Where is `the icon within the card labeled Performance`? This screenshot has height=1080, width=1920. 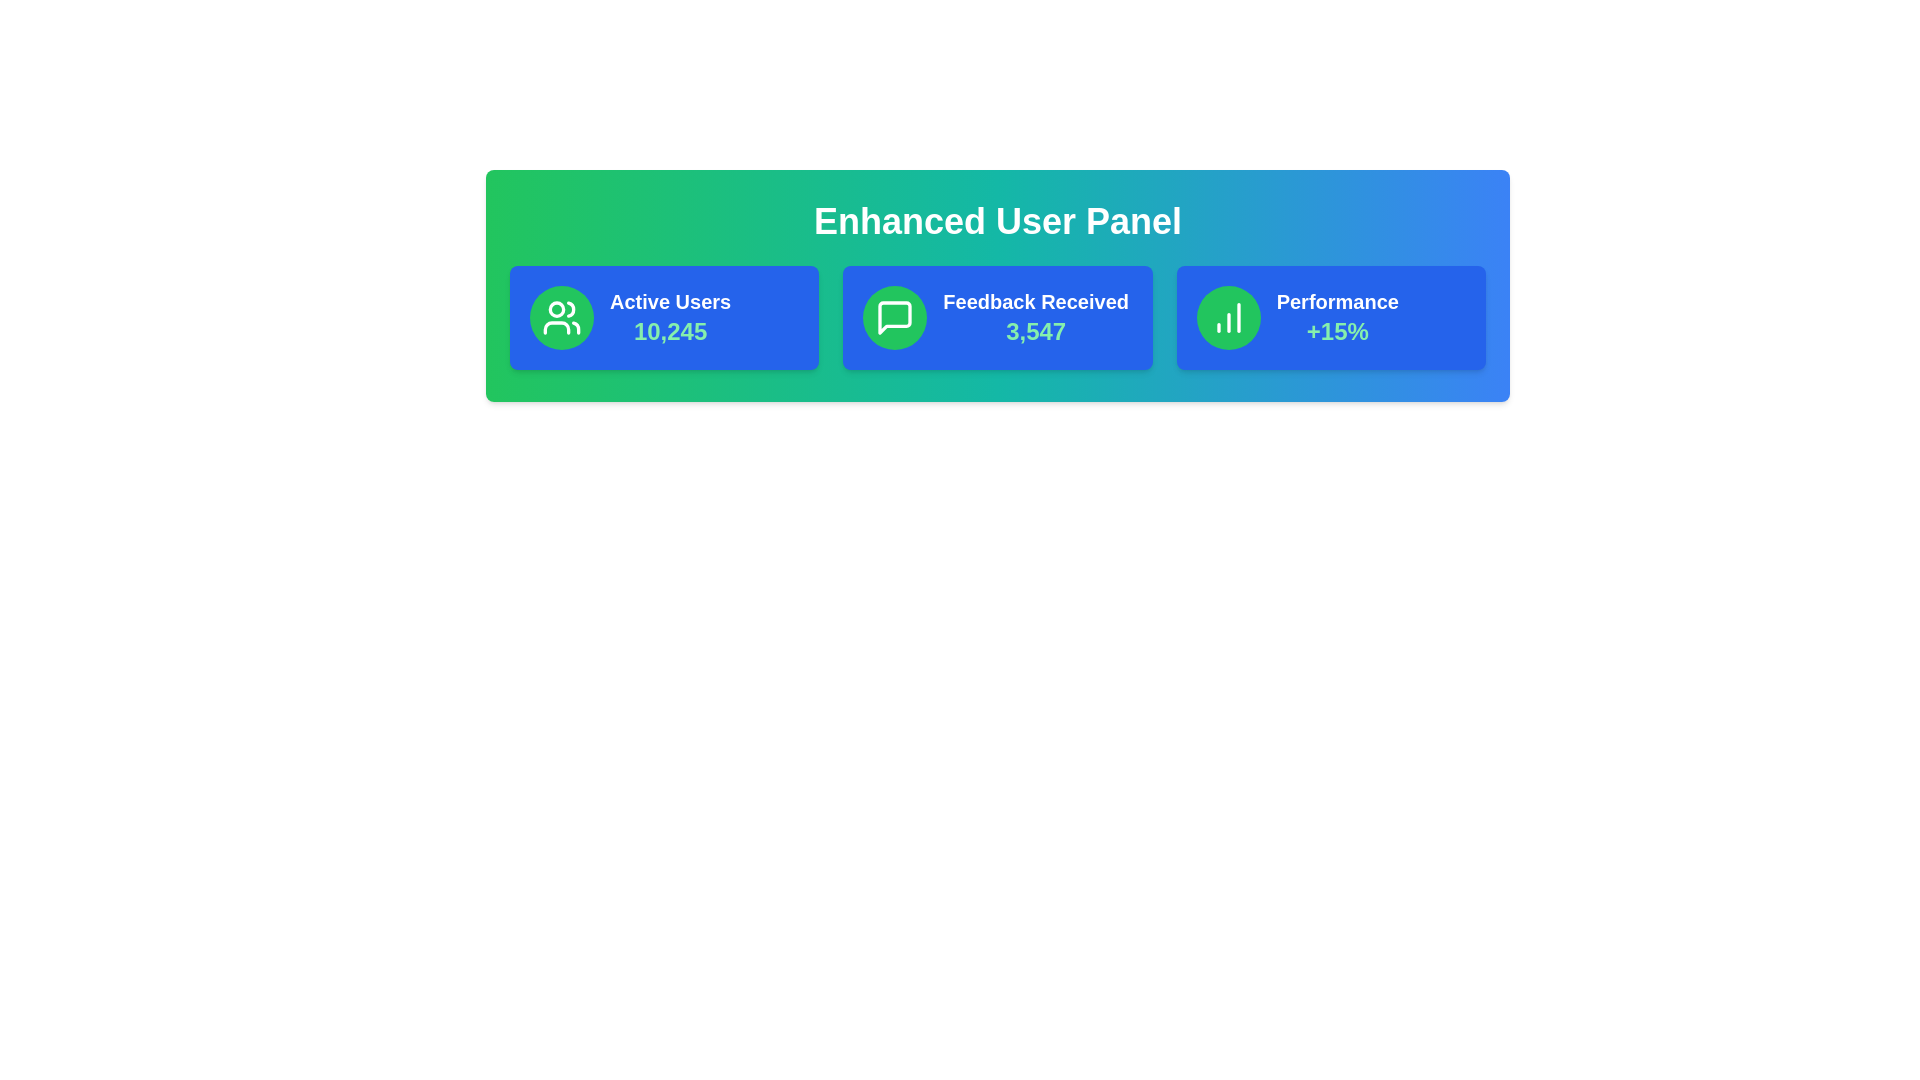
the icon within the card labeled Performance is located at coordinates (1227, 316).